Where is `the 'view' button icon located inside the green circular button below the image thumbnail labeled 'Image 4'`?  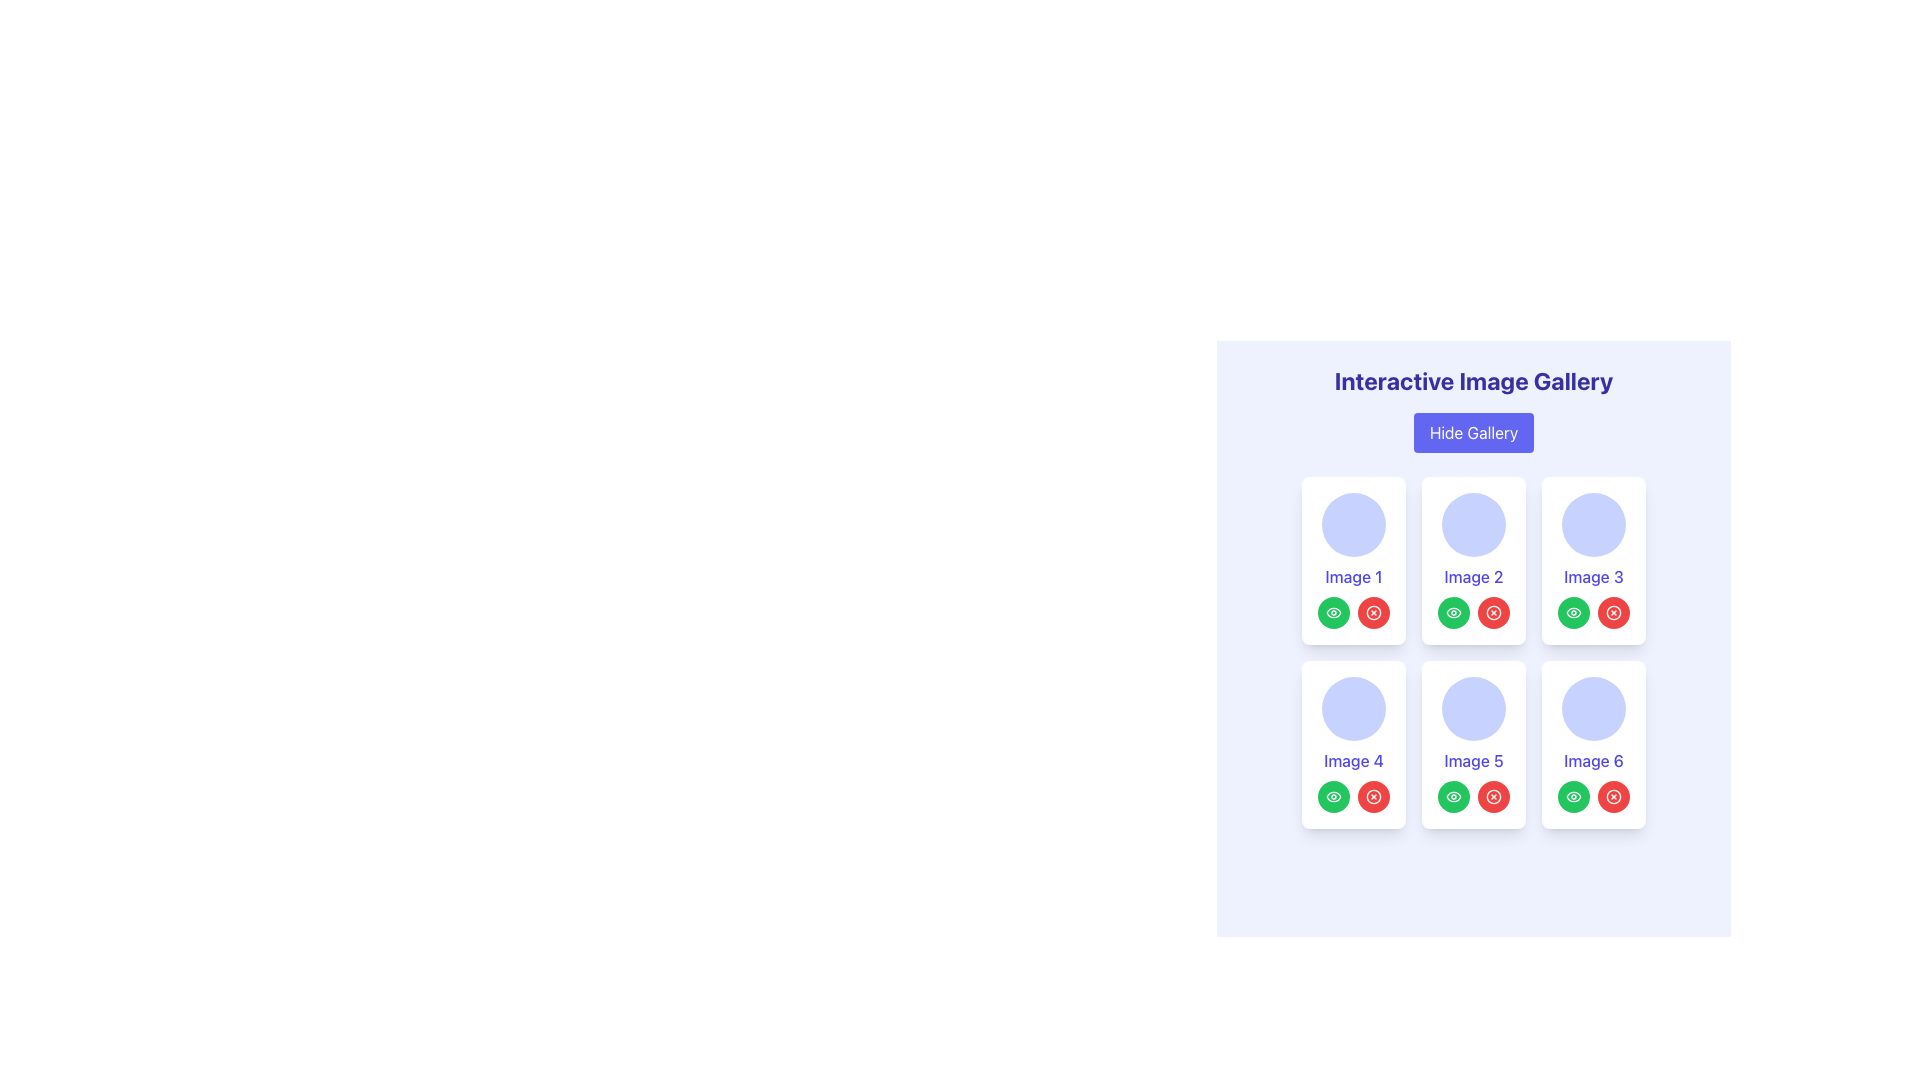
the 'view' button icon located inside the green circular button below the image thumbnail labeled 'Image 4' is located at coordinates (1334, 796).